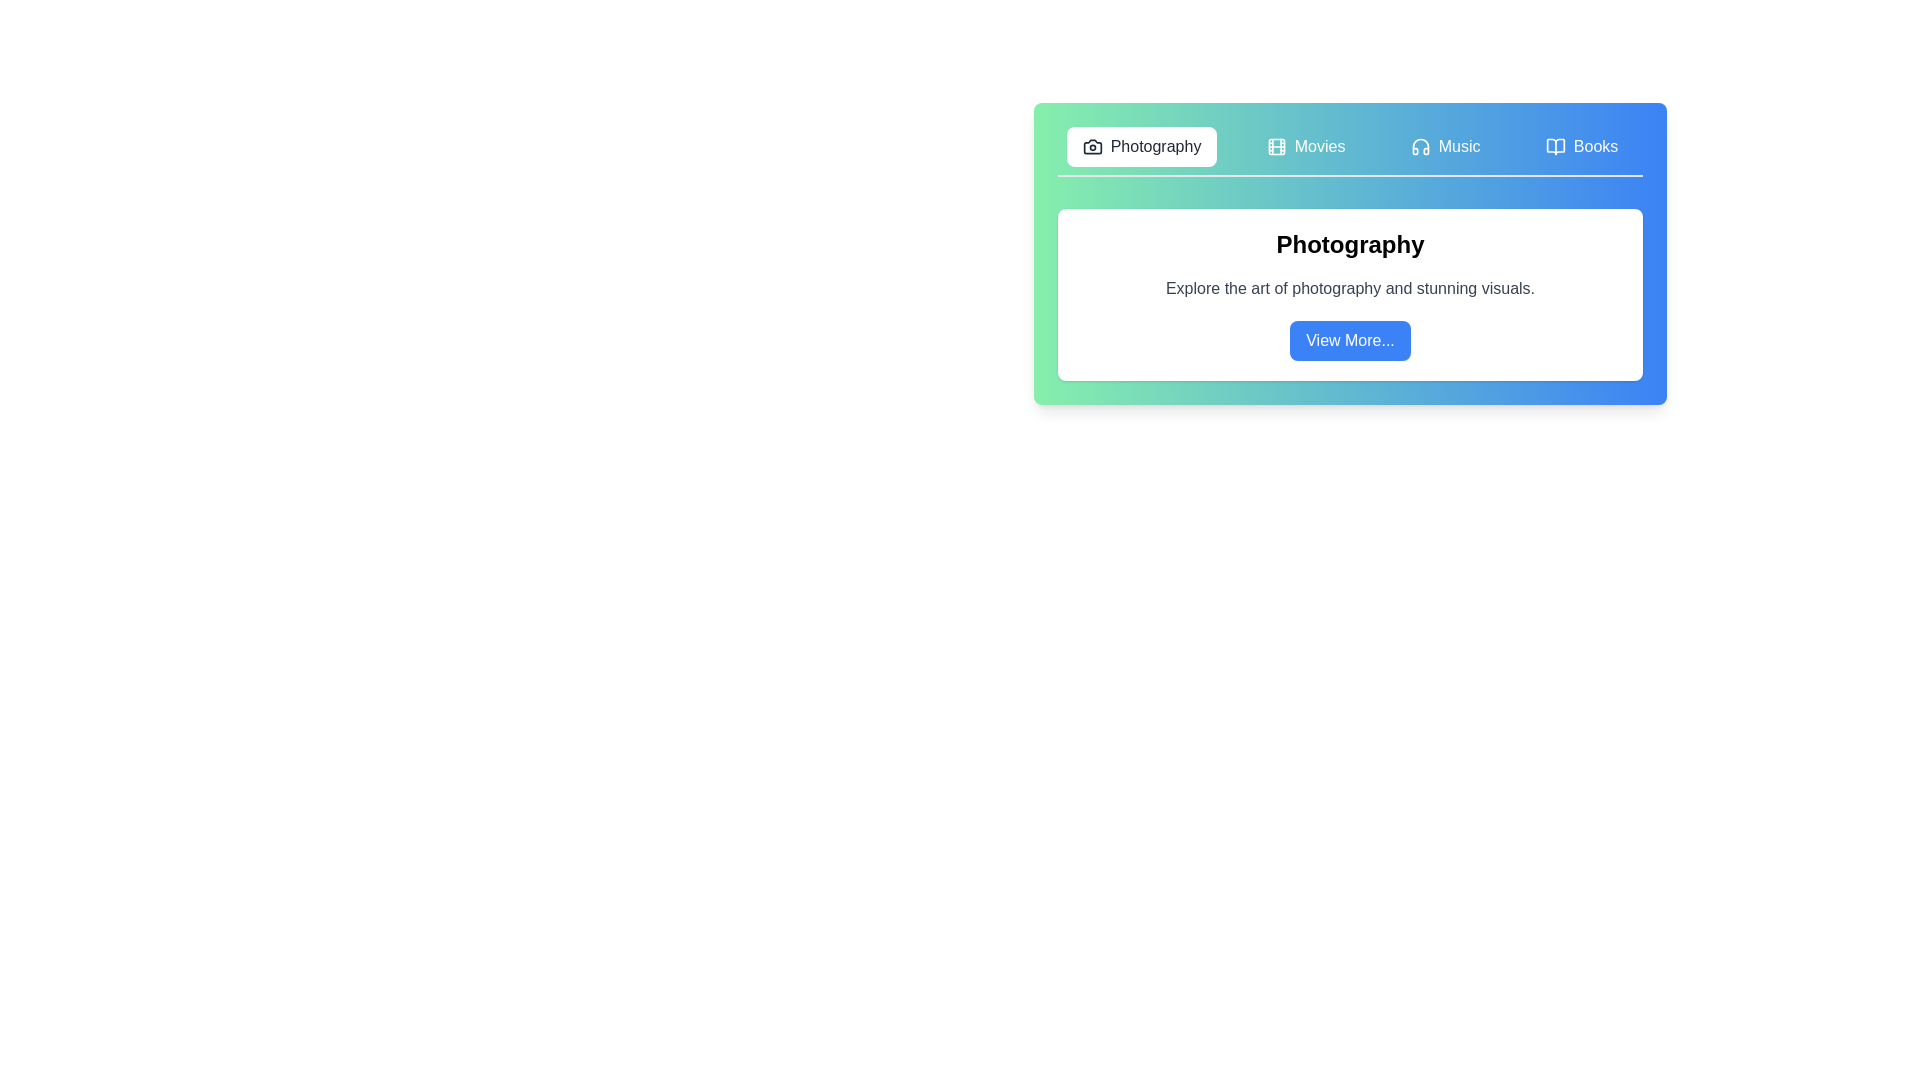 The width and height of the screenshot is (1920, 1080). I want to click on the Photography tab to view its content, so click(1142, 145).